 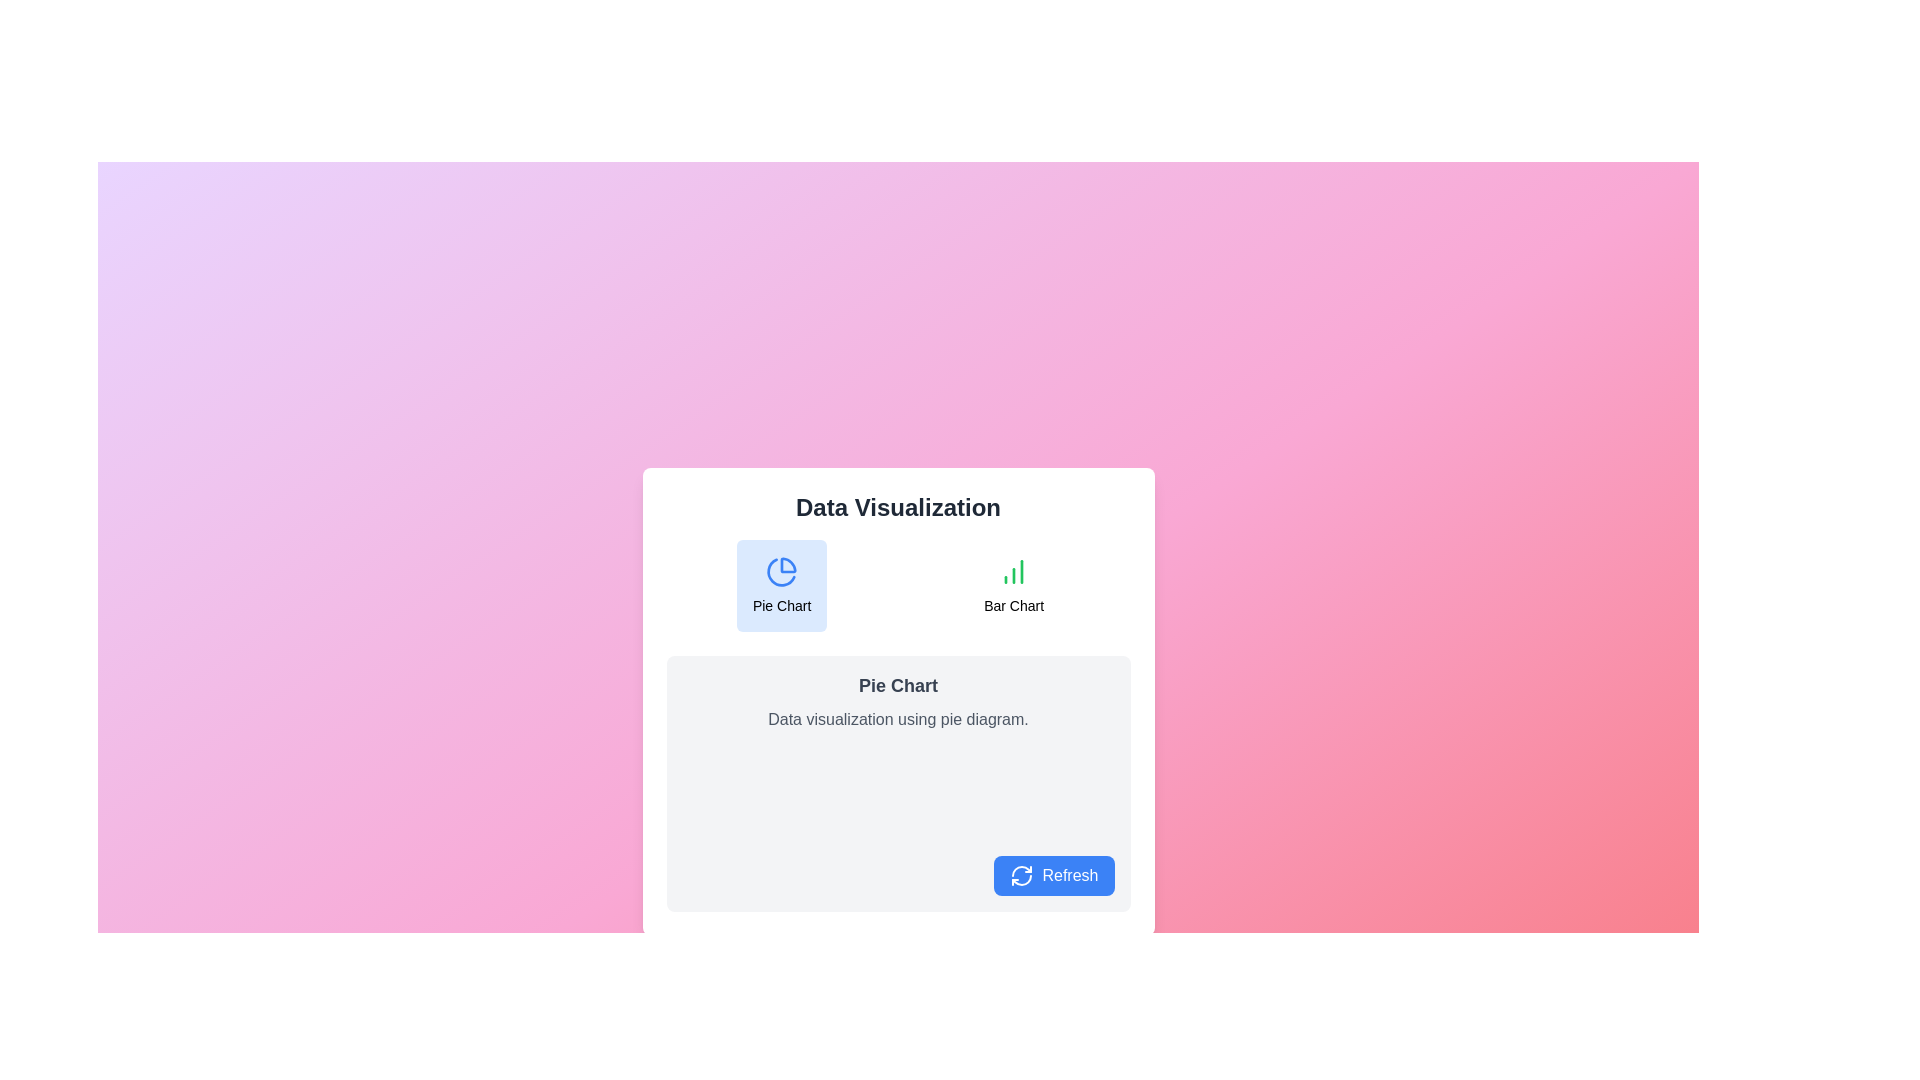 I want to click on the refresh button located at the bottom-right corner inside the 'Pie Chart' section to refresh the data visualization, so click(x=1053, y=874).